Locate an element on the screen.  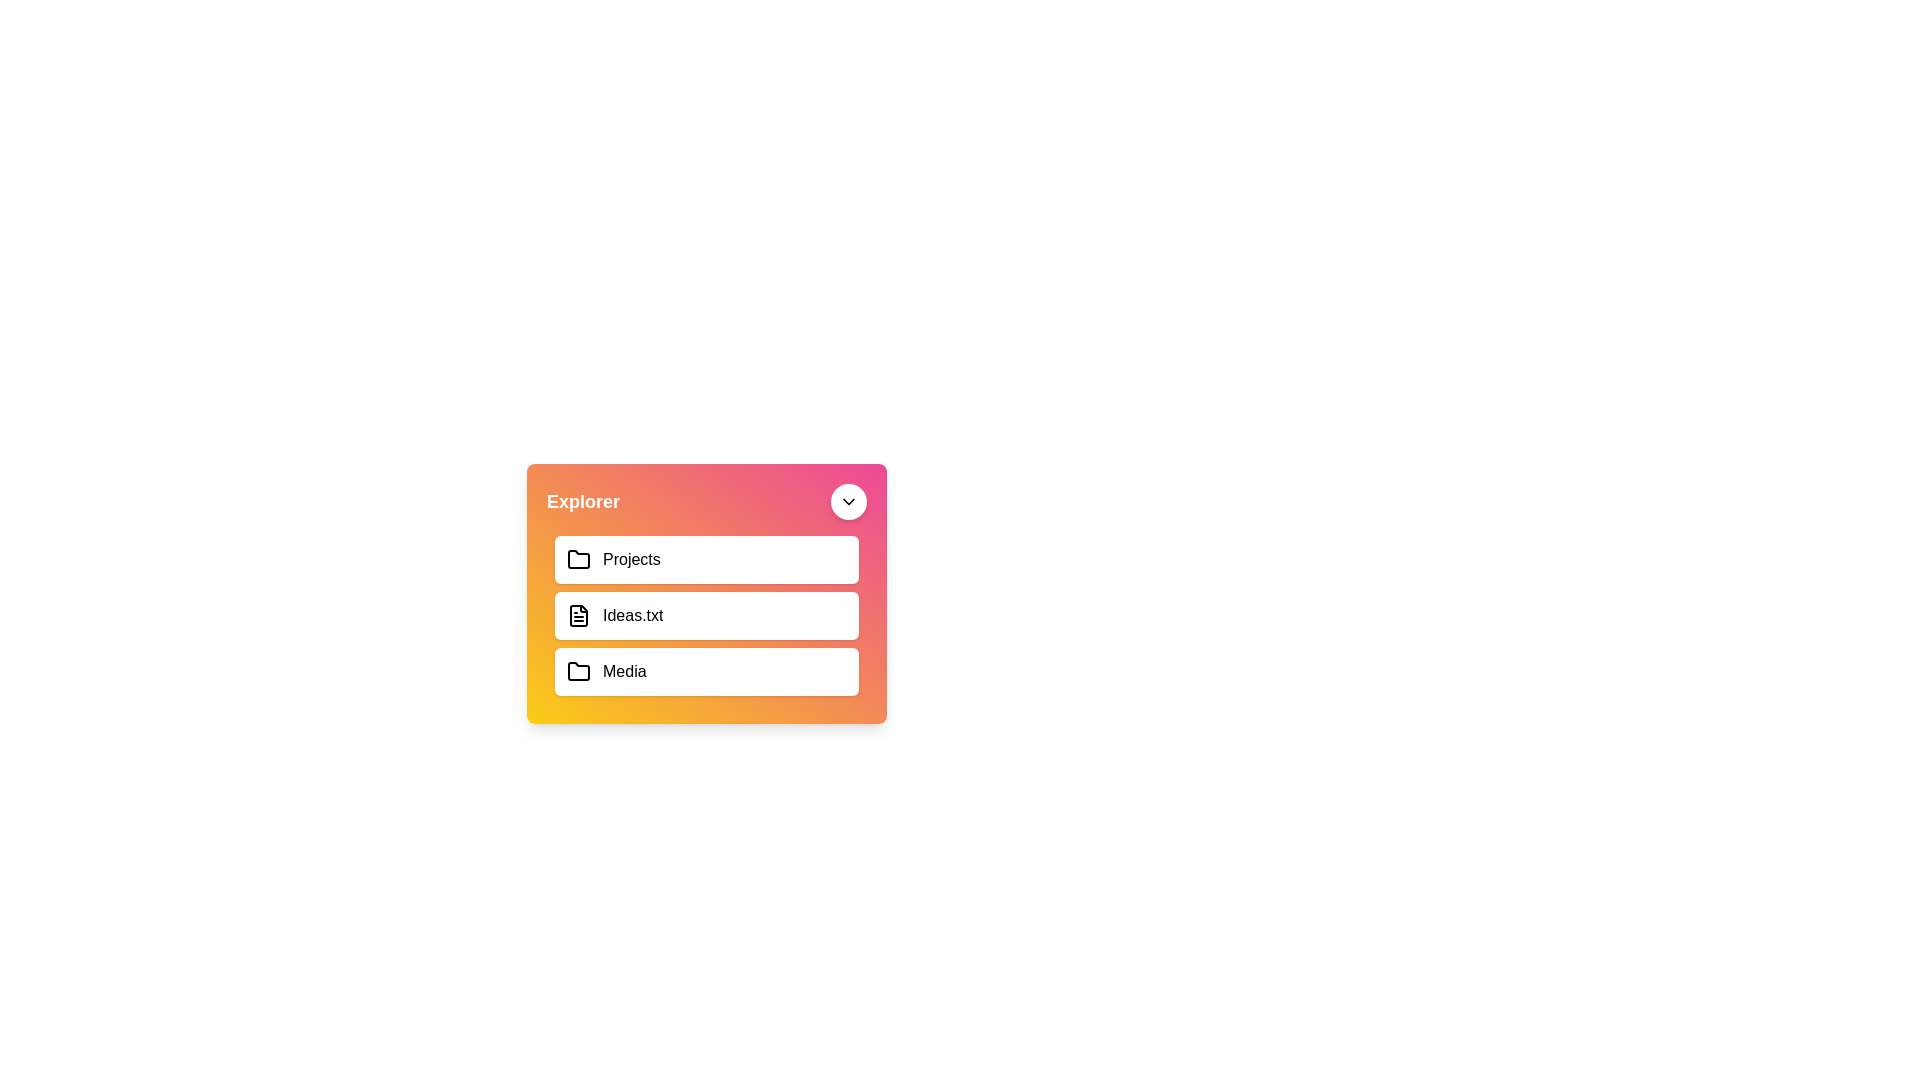
the item Ideas.txt from the list is located at coordinates (706, 615).